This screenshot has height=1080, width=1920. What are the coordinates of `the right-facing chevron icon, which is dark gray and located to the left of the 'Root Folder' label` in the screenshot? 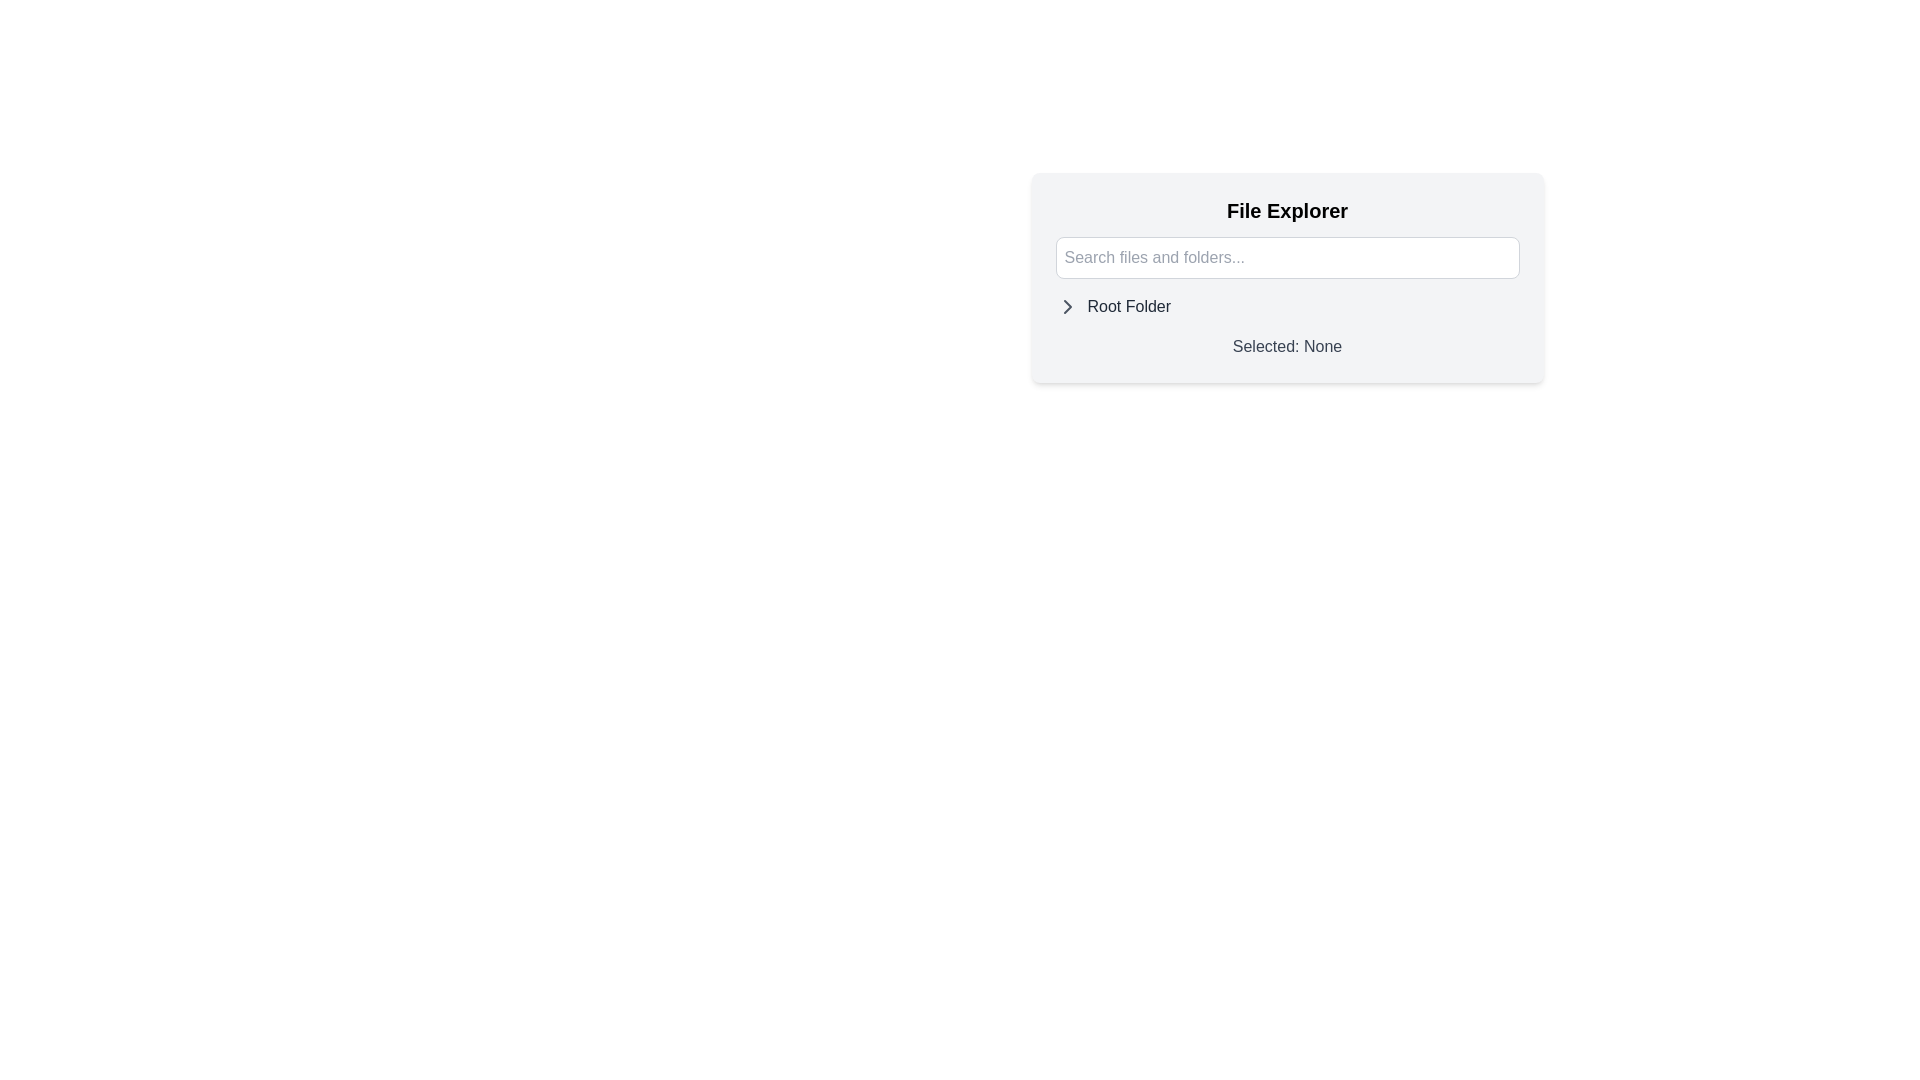 It's located at (1066, 307).